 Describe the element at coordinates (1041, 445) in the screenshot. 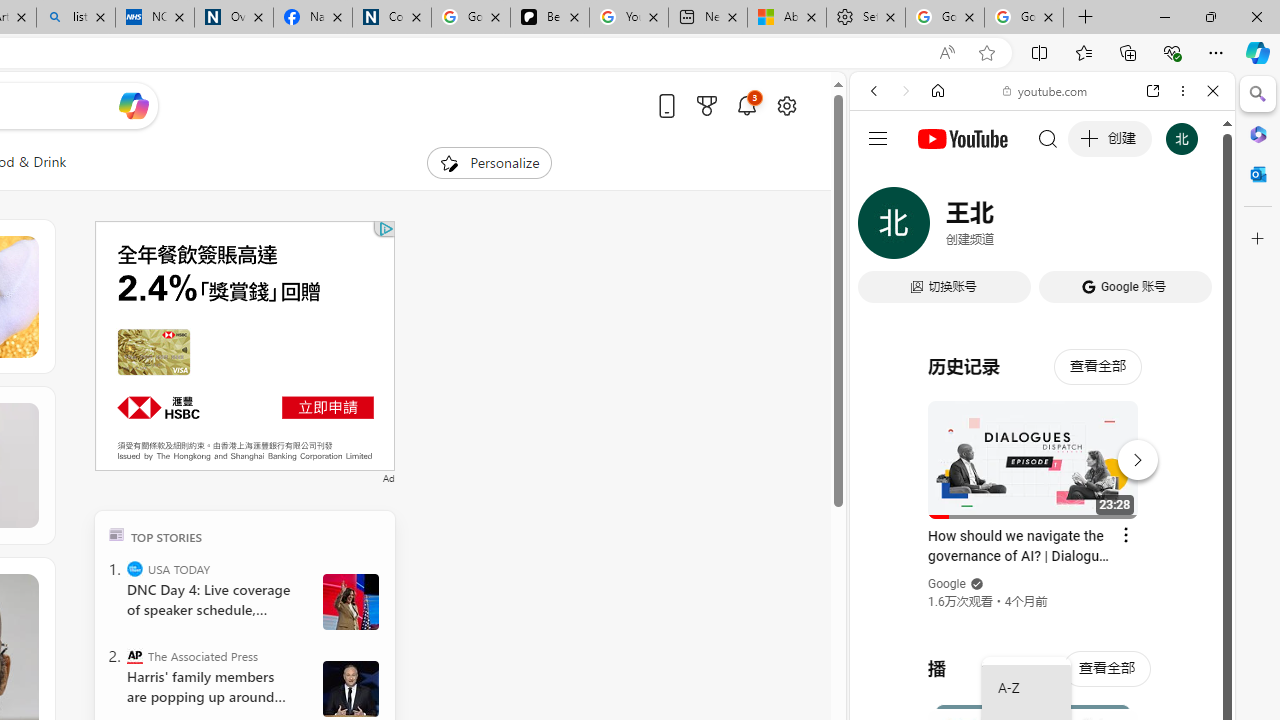

I see `'#you'` at that location.